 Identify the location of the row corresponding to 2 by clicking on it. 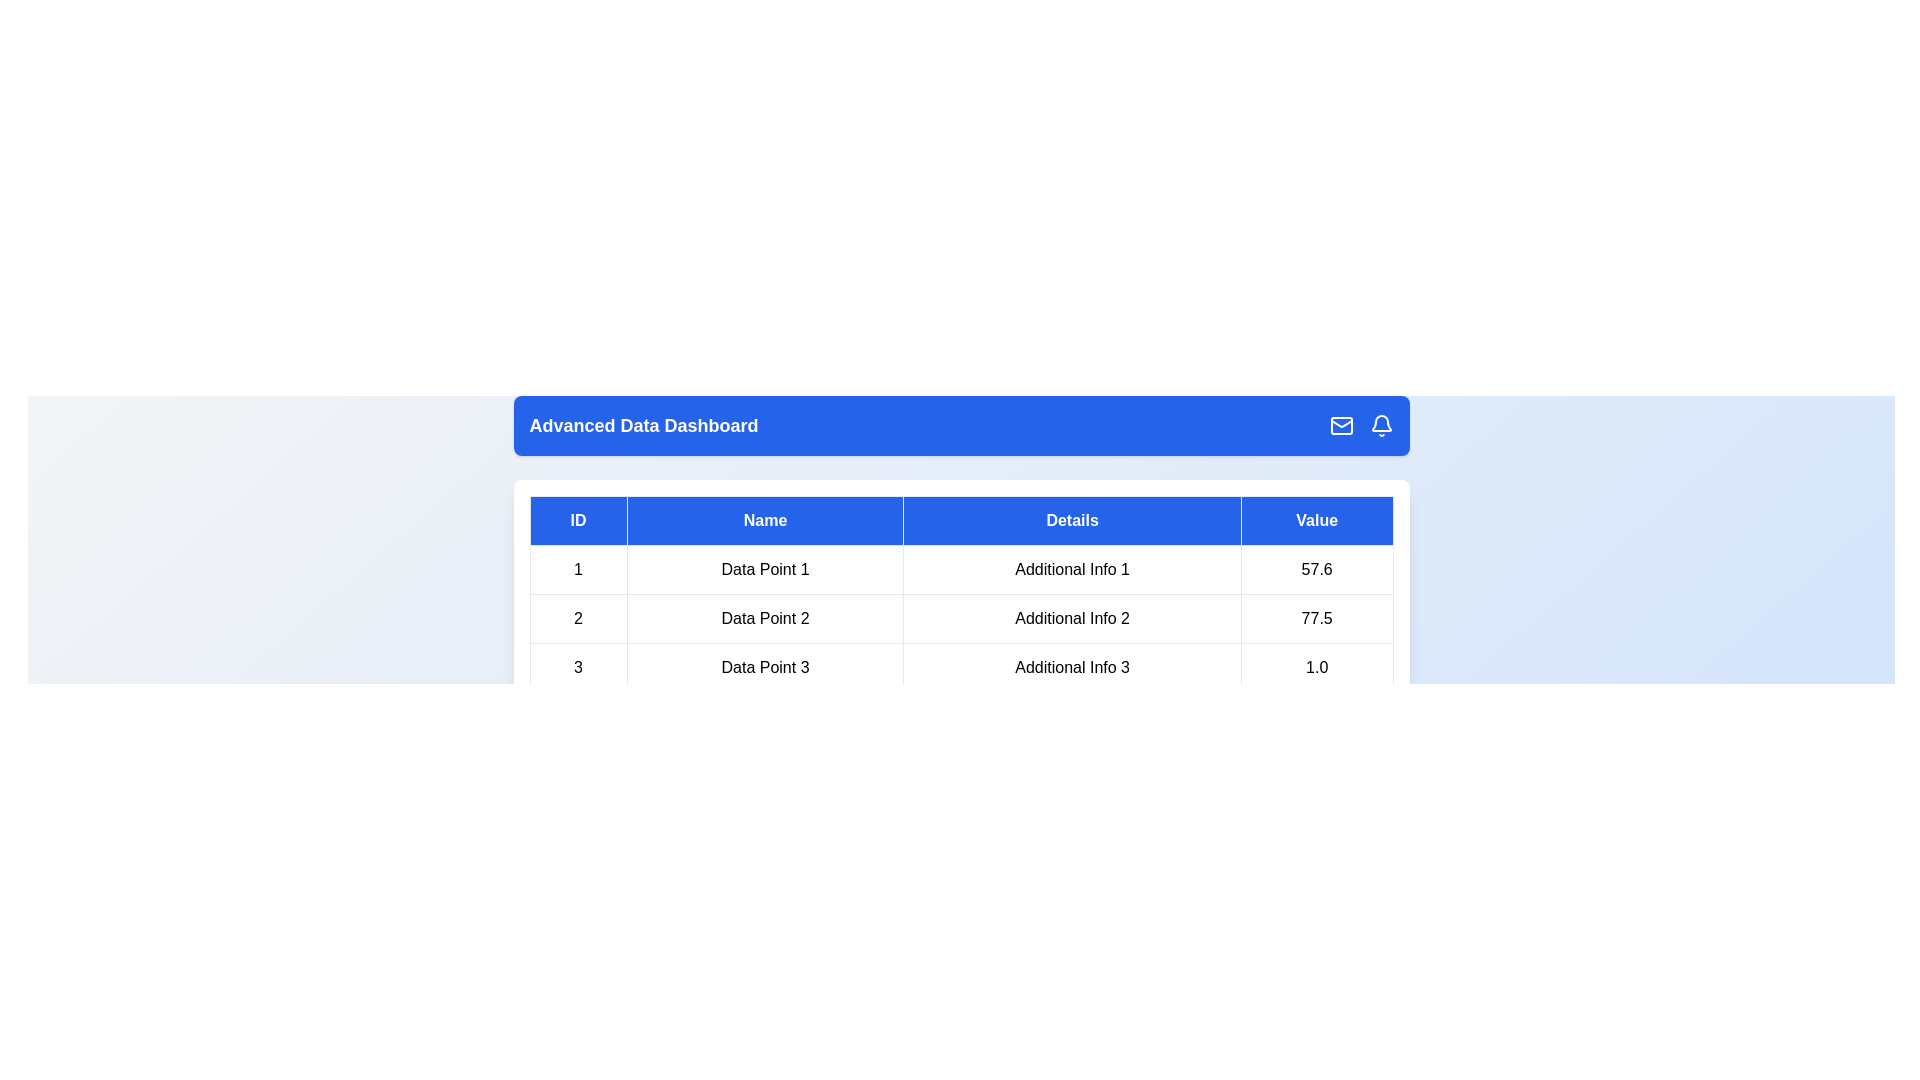
(961, 617).